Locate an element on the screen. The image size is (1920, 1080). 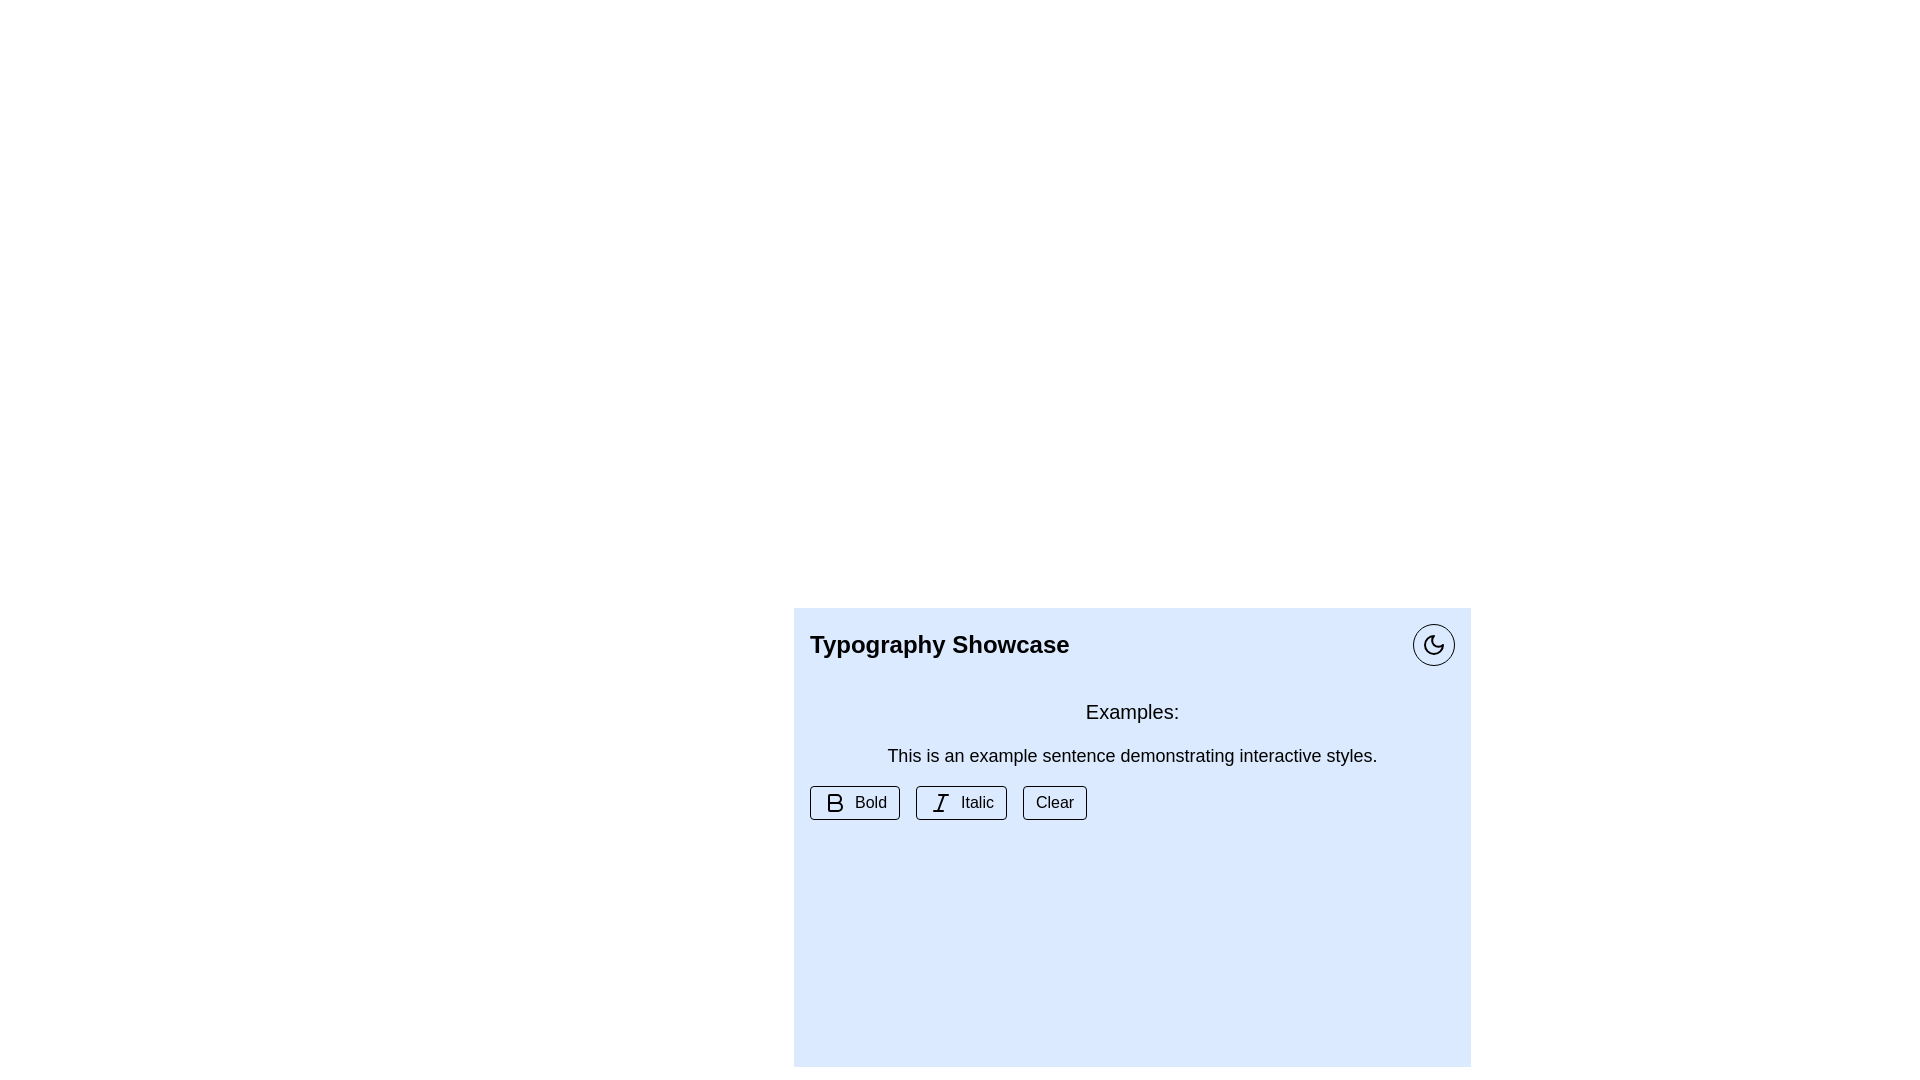
the static text element that serves as an example text for demonstrating typography, located below the title 'Examples:' and above the formatting buttons is located at coordinates (1132, 756).